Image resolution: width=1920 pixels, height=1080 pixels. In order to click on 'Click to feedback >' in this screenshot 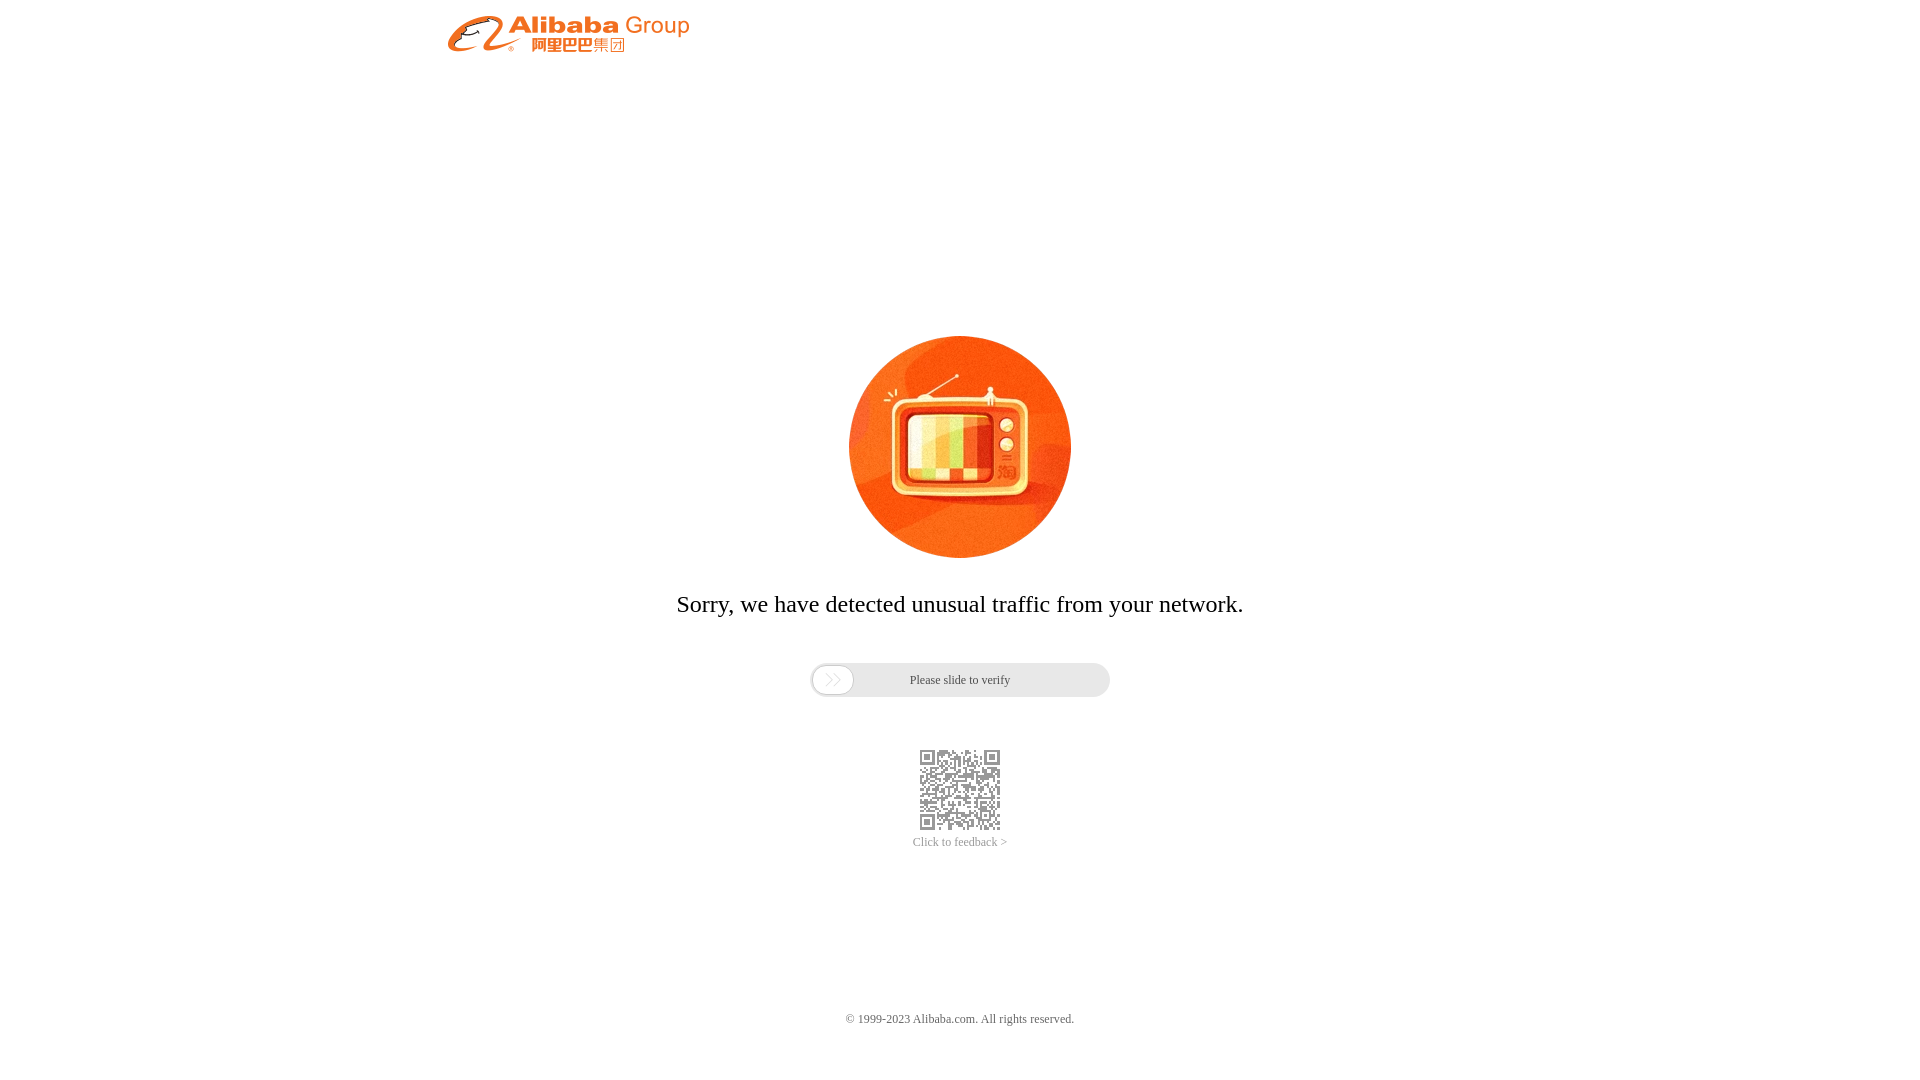, I will do `click(960, 842)`.